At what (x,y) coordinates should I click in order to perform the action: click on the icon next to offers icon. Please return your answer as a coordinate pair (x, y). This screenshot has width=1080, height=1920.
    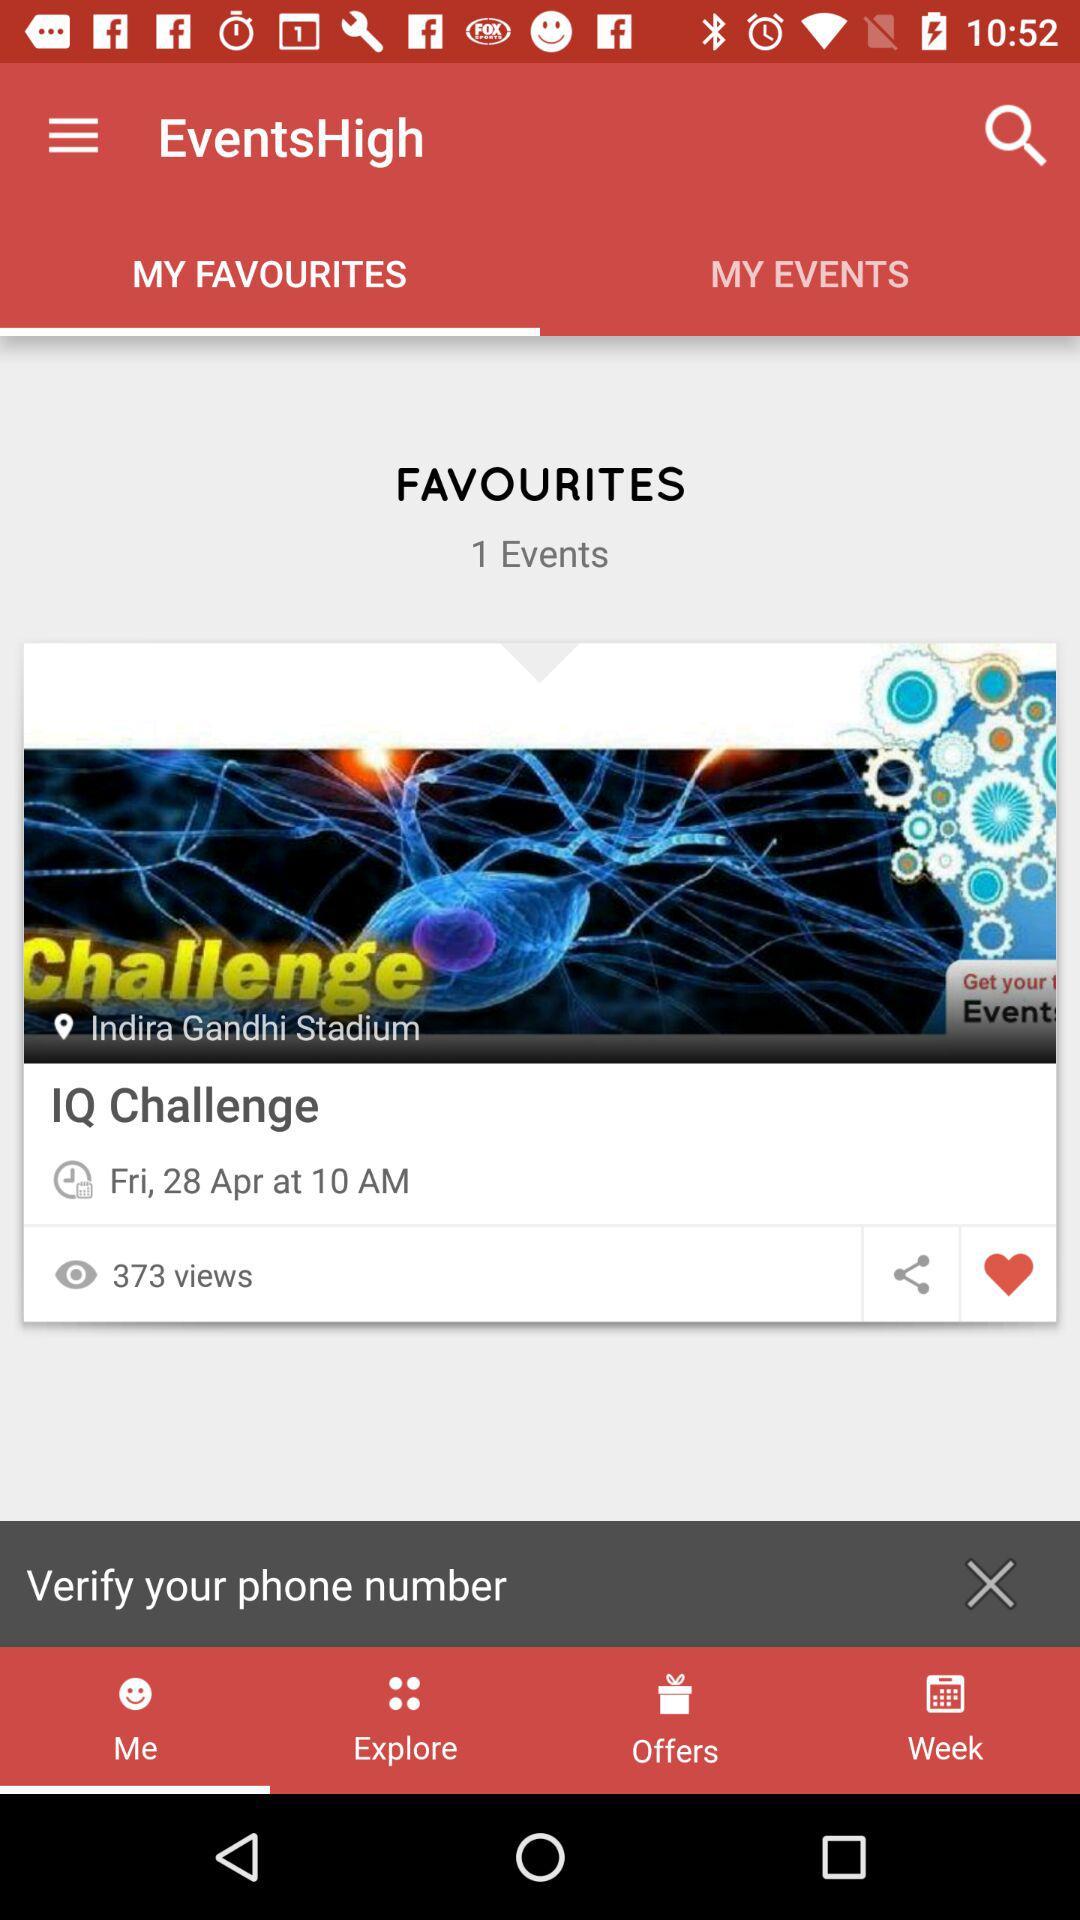
    Looking at the image, I should click on (405, 1719).